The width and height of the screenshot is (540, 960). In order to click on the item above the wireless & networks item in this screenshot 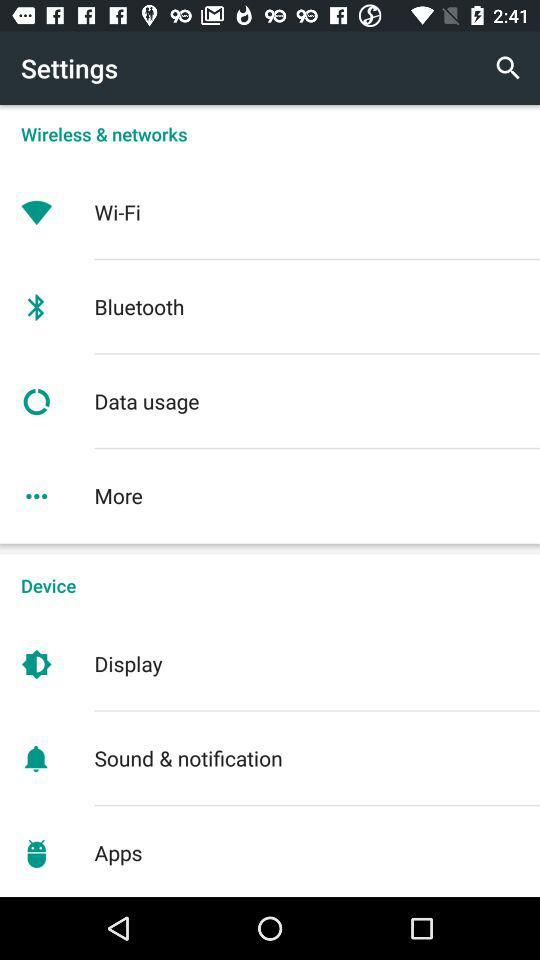, I will do `click(508, 68)`.